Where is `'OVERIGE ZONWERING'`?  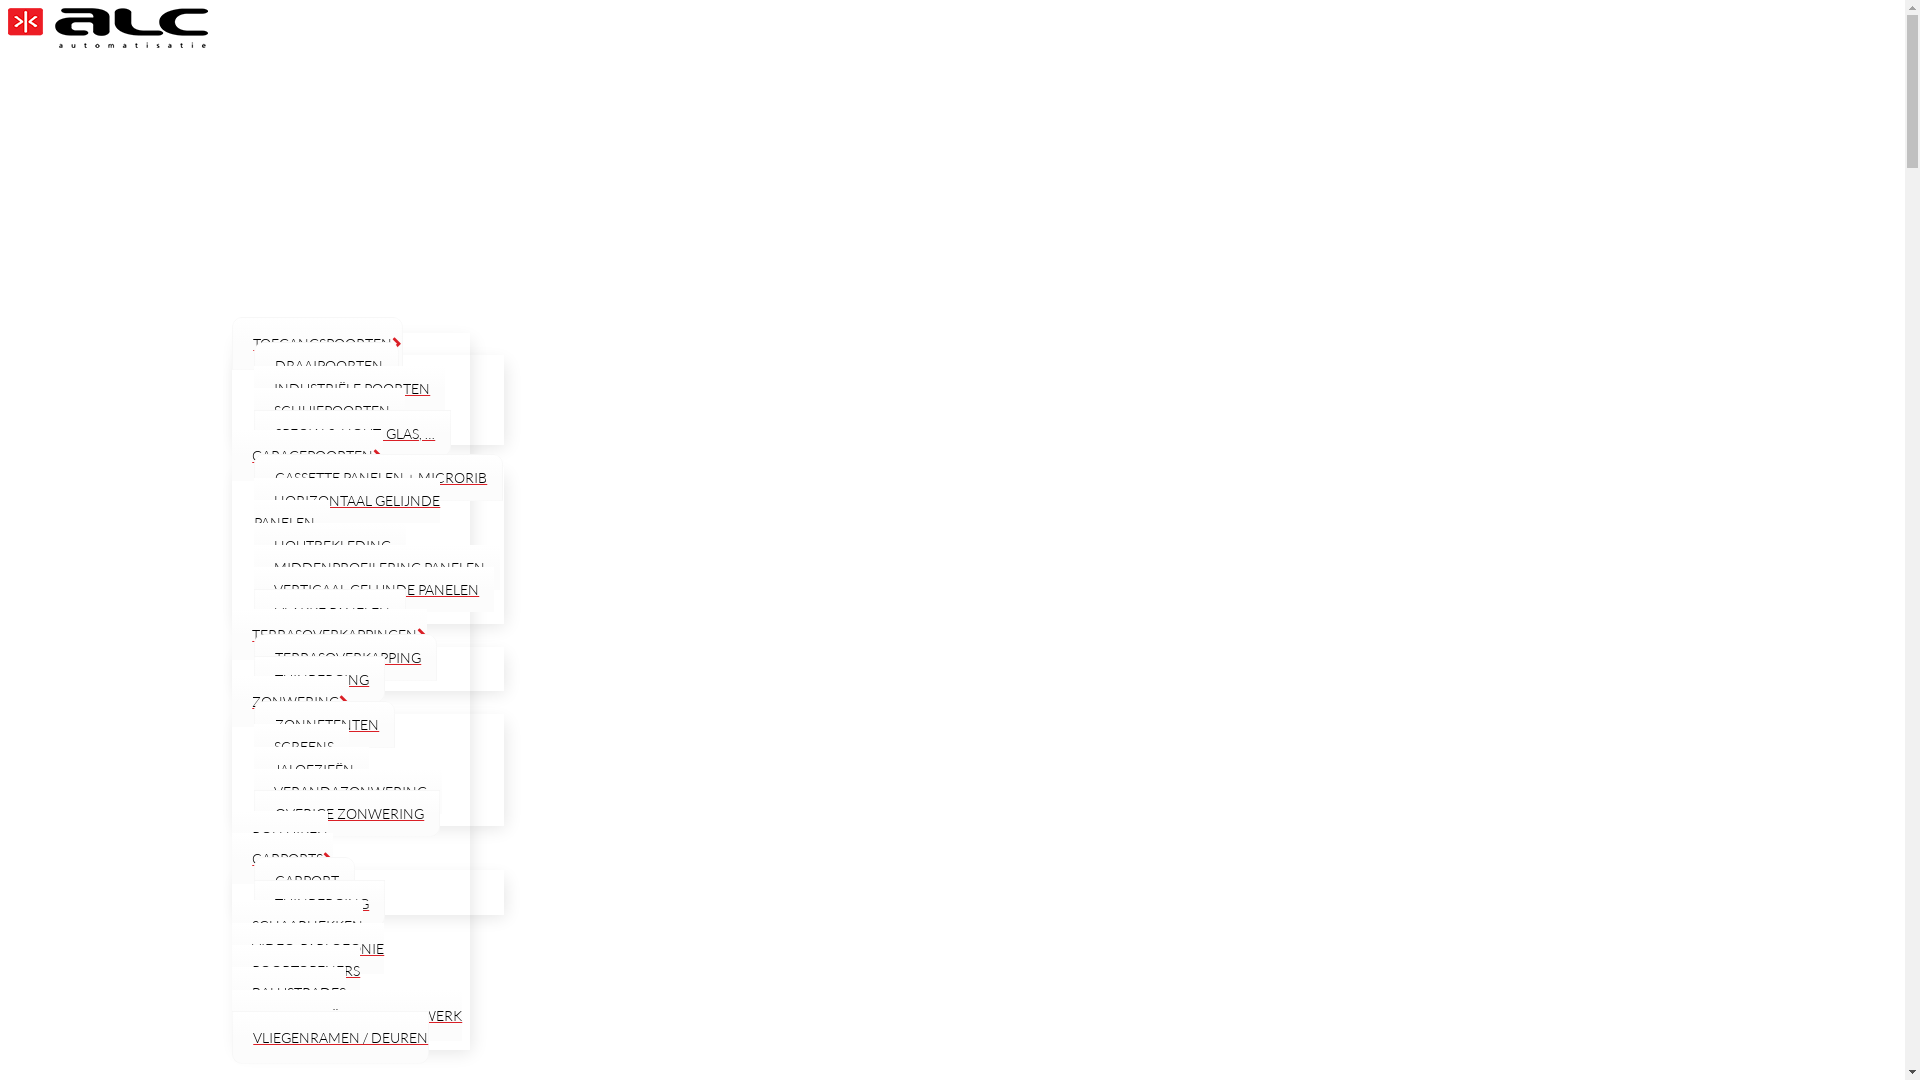 'OVERIGE ZONWERING' is located at coordinates (346, 813).